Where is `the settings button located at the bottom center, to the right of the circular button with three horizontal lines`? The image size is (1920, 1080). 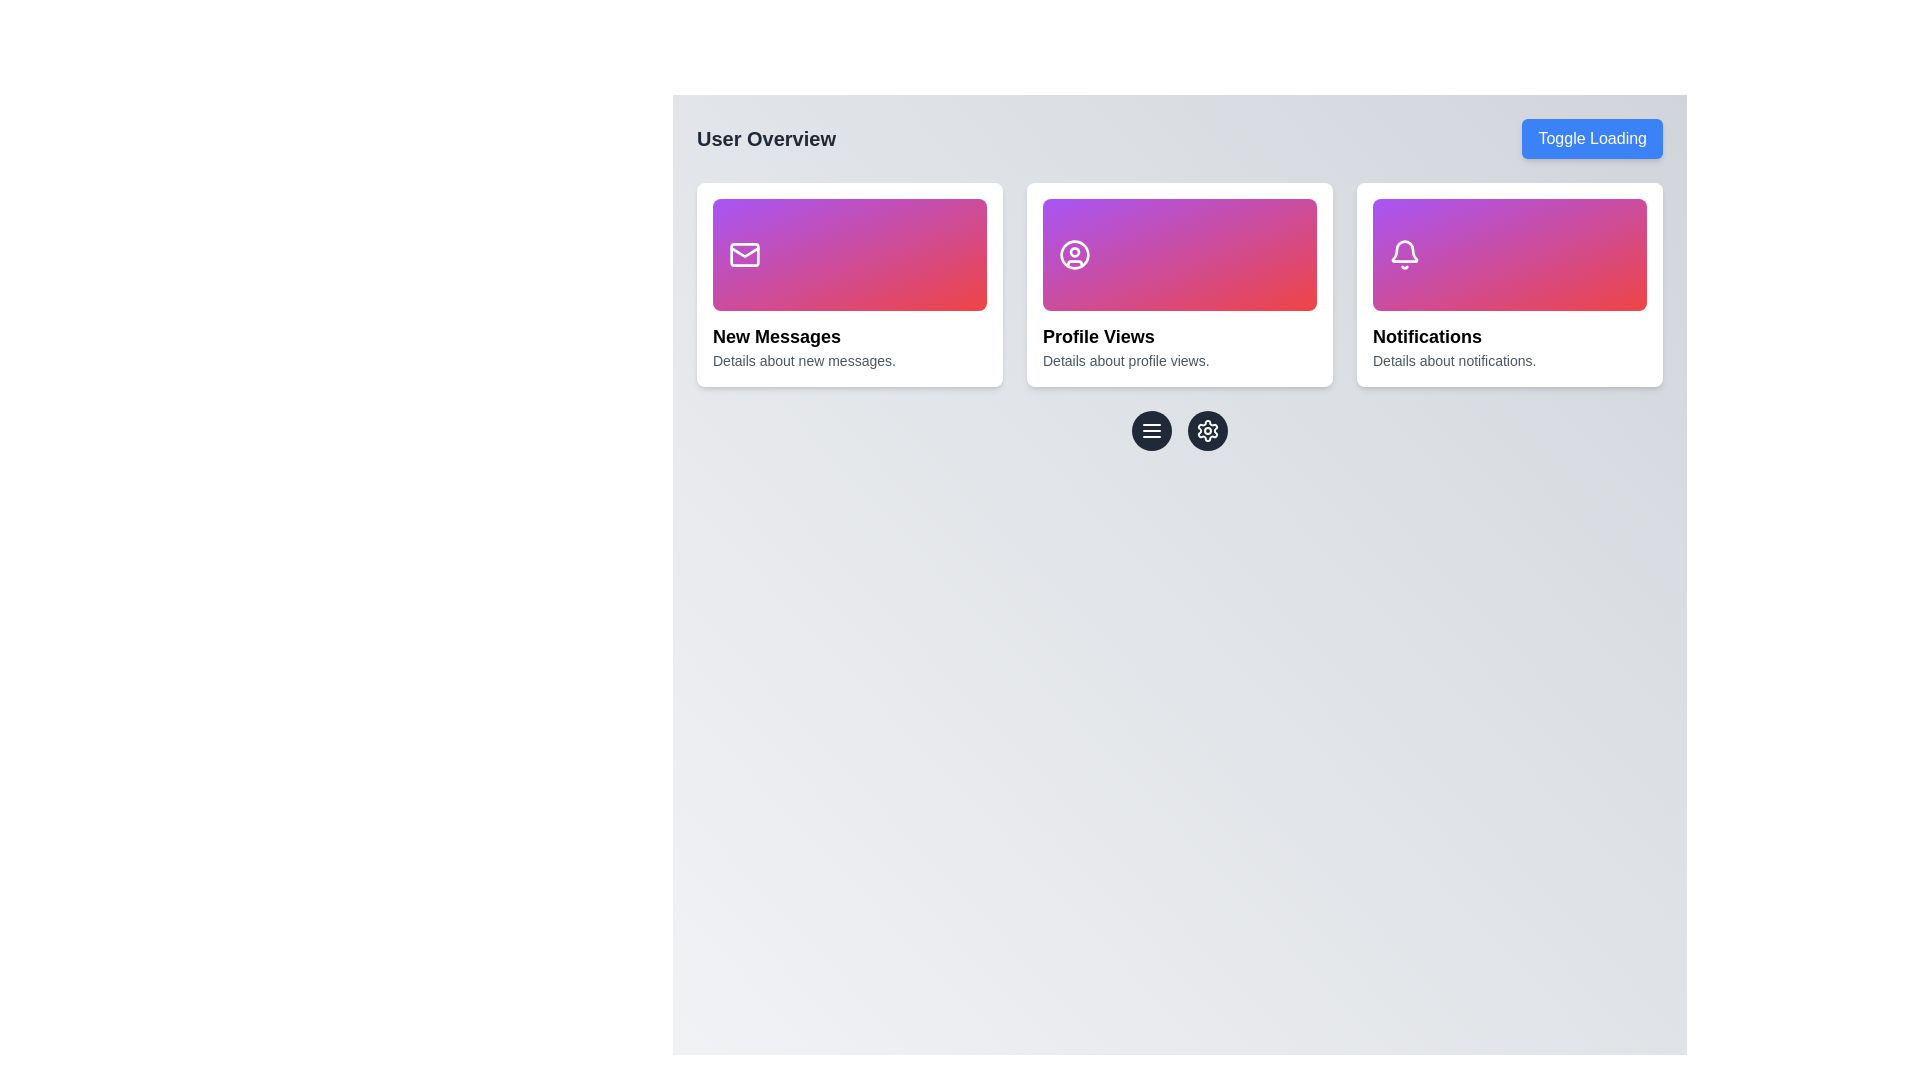
the settings button located at the bottom center, to the right of the circular button with three horizontal lines is located at coordinates (1207, 430).